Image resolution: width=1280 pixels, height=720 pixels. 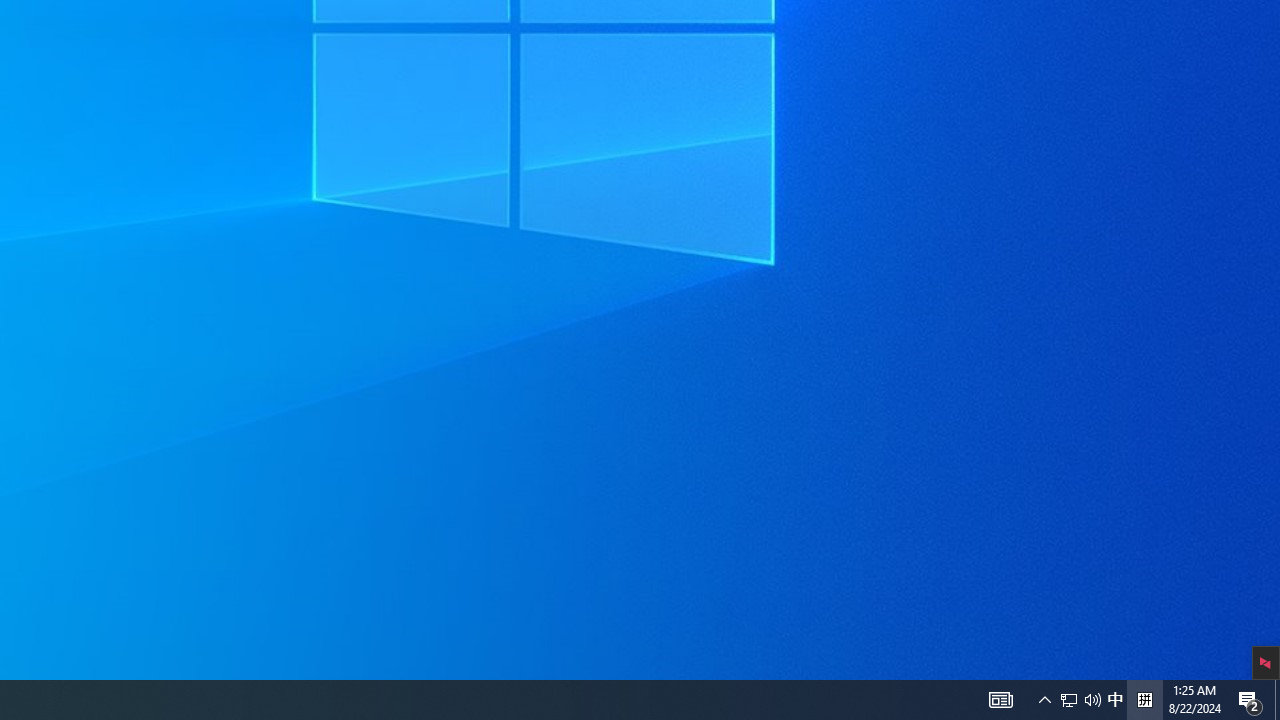 I want to click on 'Action Center, 2 new notifications', so click(x=1250, y=698).